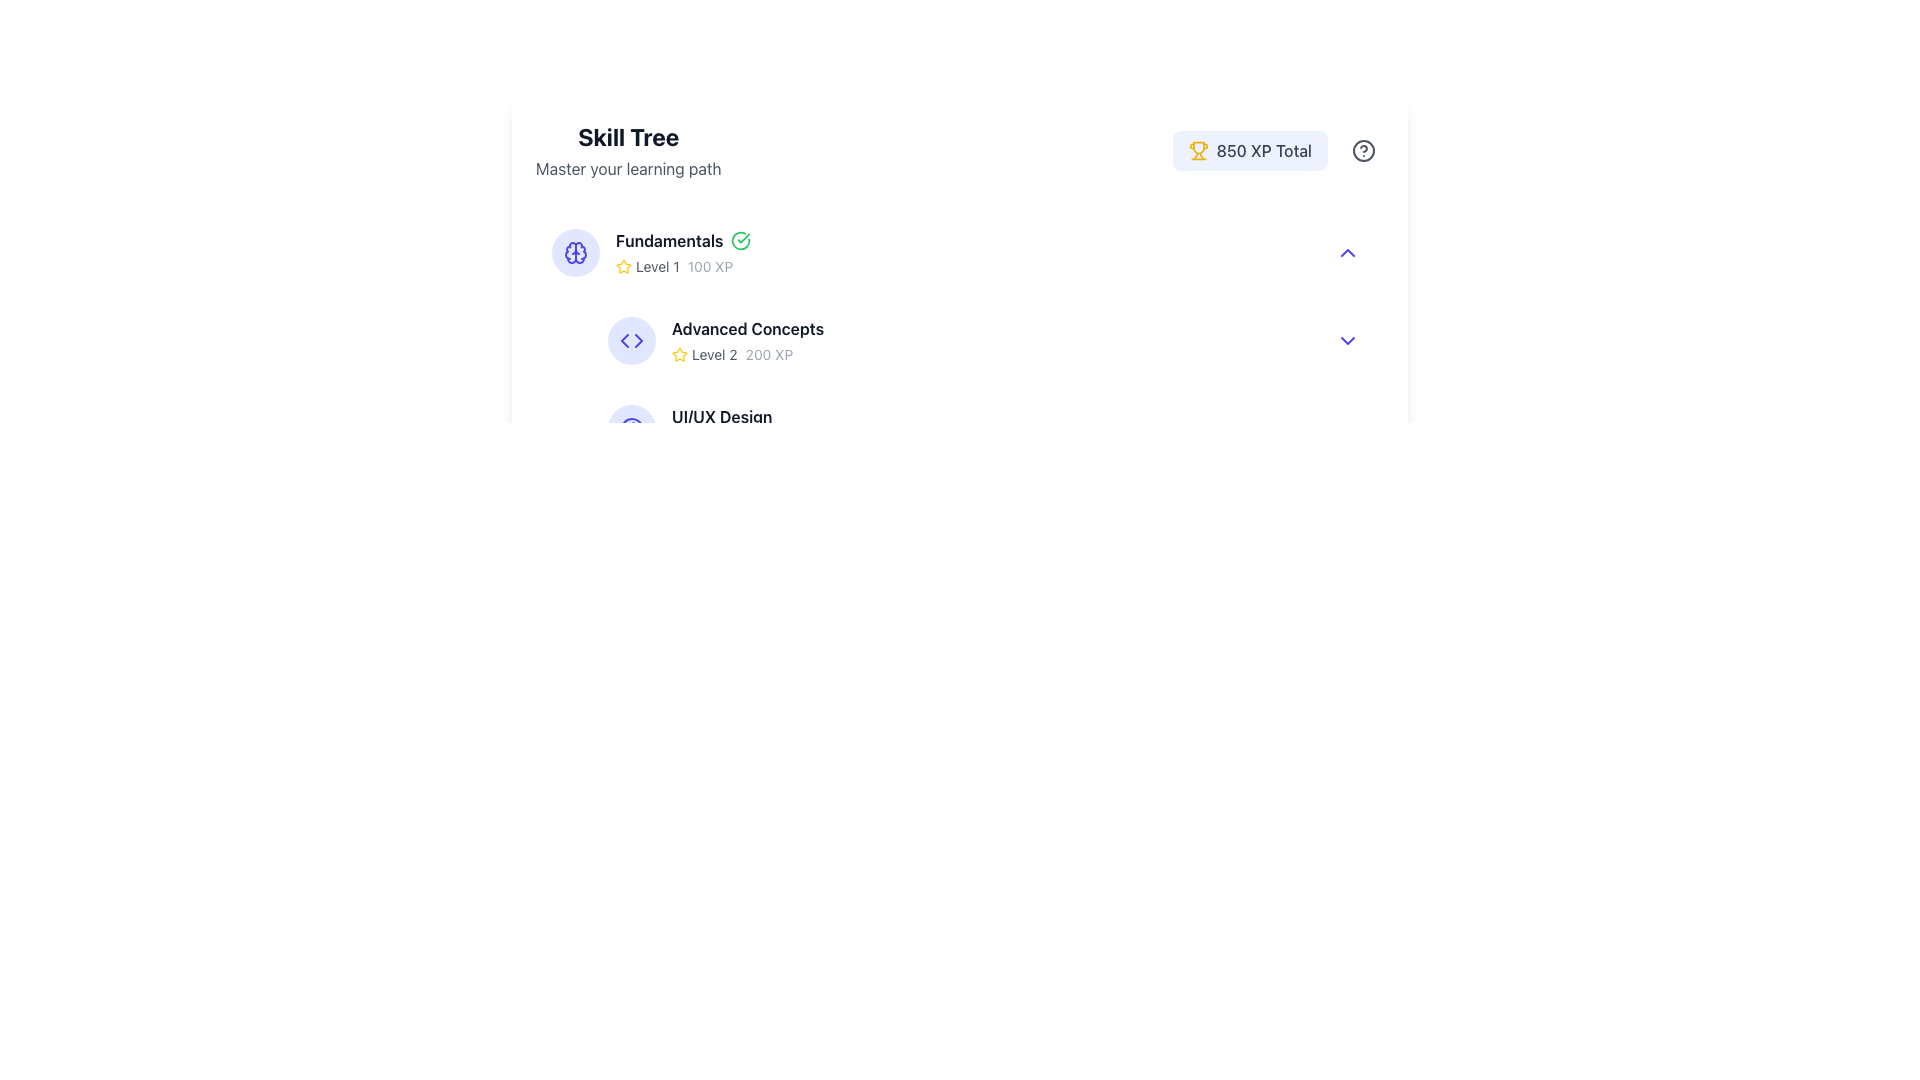 This screenshot has height=1080, width=1920. I want to click on the status of the circular green icon with a checkmark inside, indicating success or completion, located to the right of the 'Fundamentals' text in the 'Skill Tree' section, so click(740, 239).